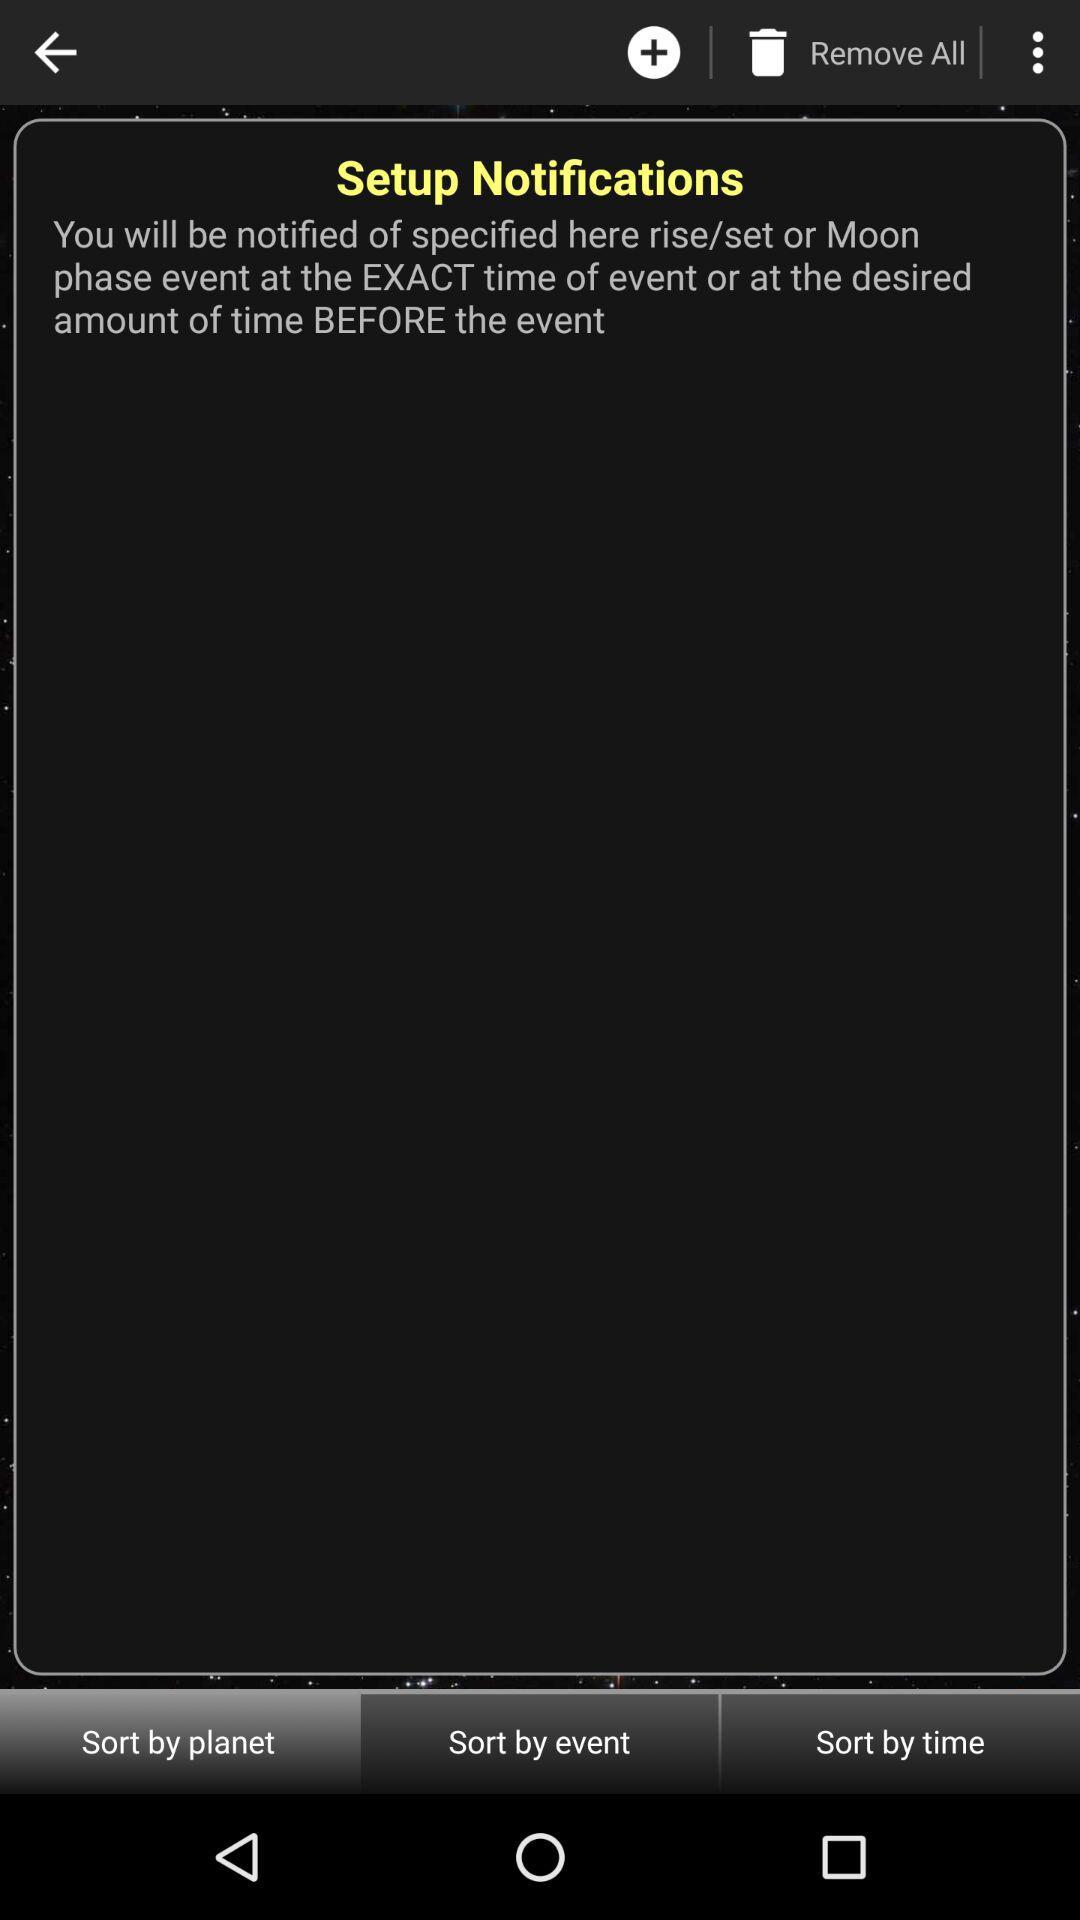 The height and width of the screenshot is (1920, 1080). What do you see at coordinates (654, 52) in the screenshot?
I see `the add icon` at bounding box center [654, 52].